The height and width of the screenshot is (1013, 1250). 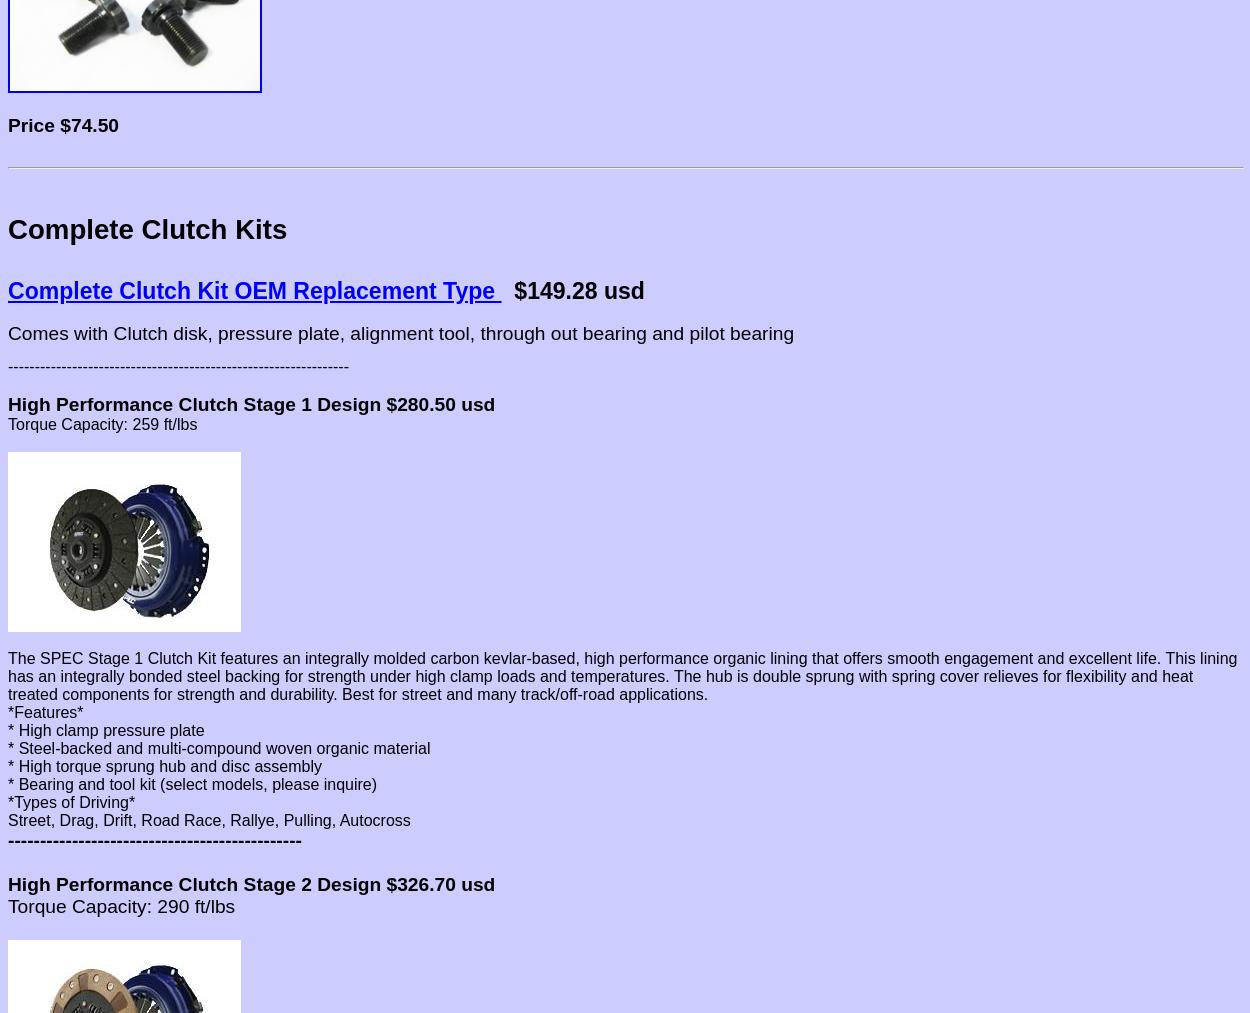 I want to click on '$149.28 usd', so click(x=501, y=290).